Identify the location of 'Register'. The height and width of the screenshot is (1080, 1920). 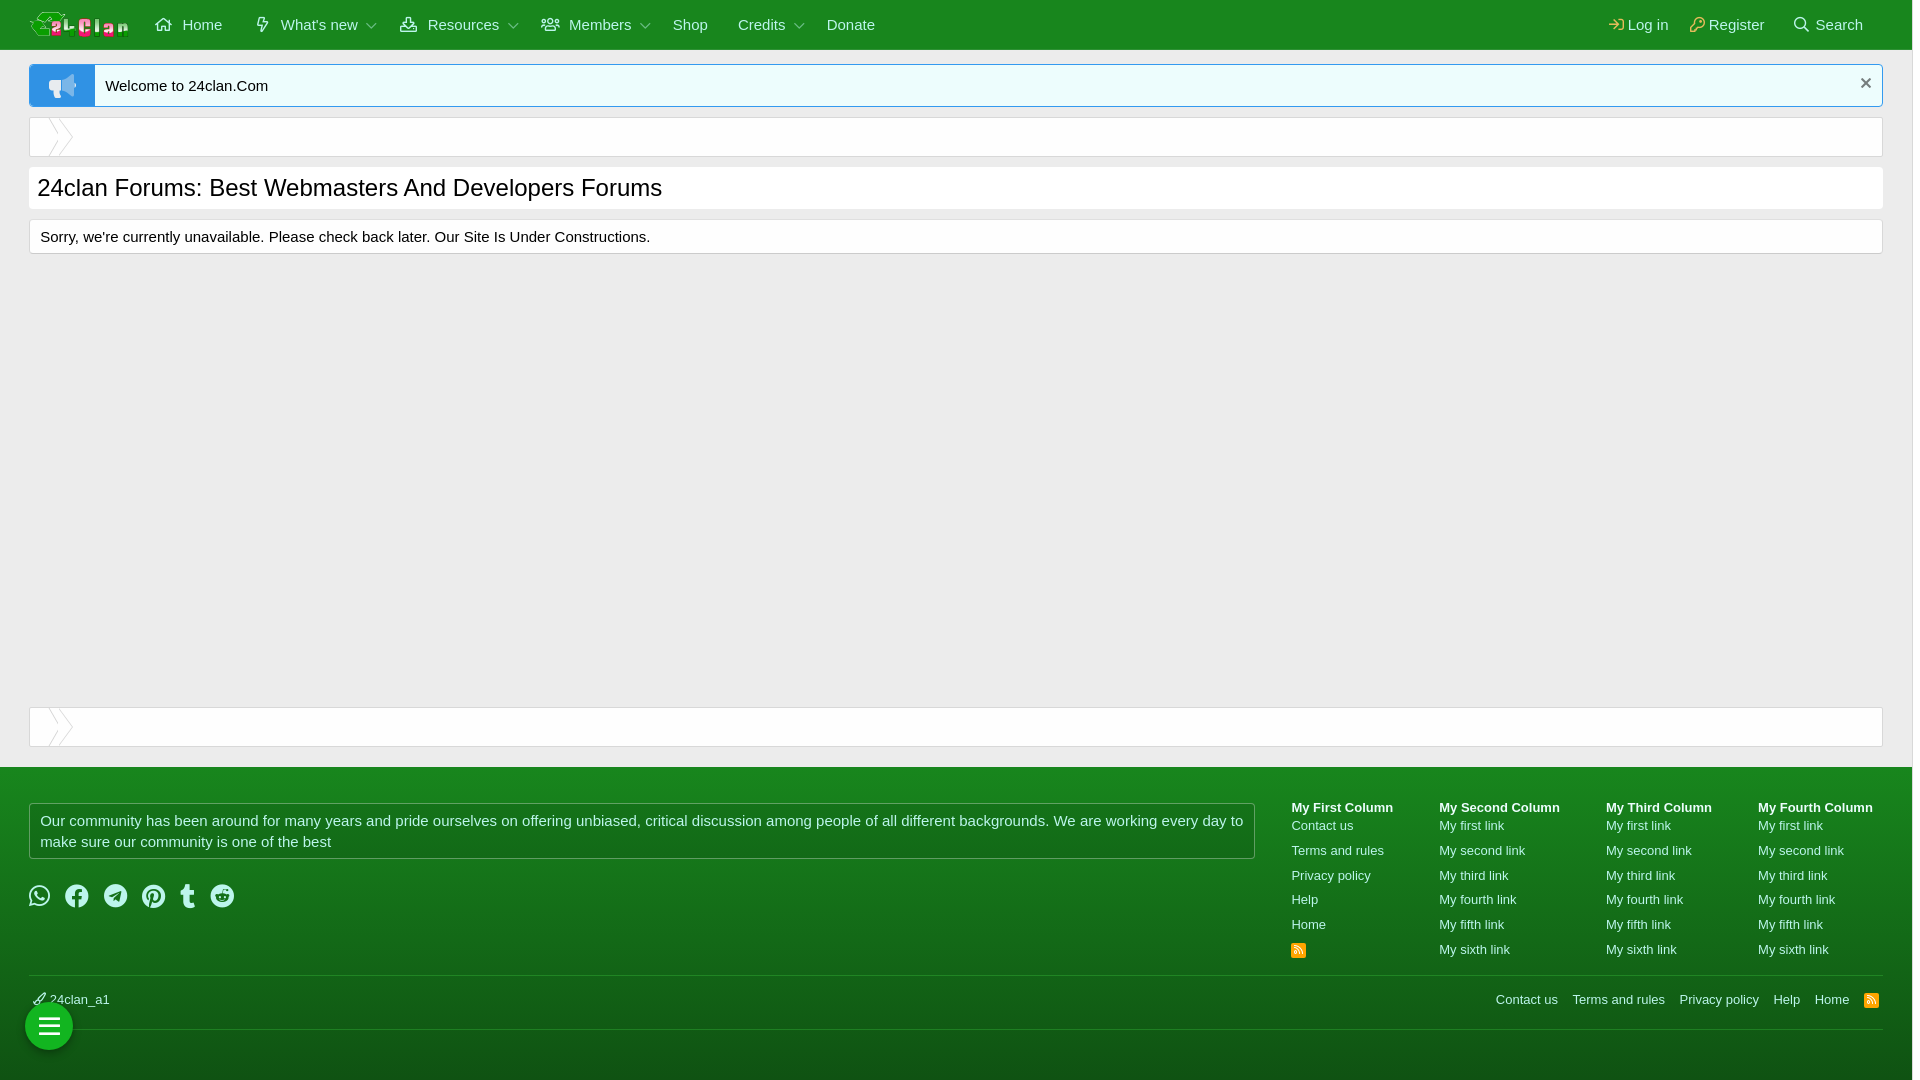
(1726, 24).